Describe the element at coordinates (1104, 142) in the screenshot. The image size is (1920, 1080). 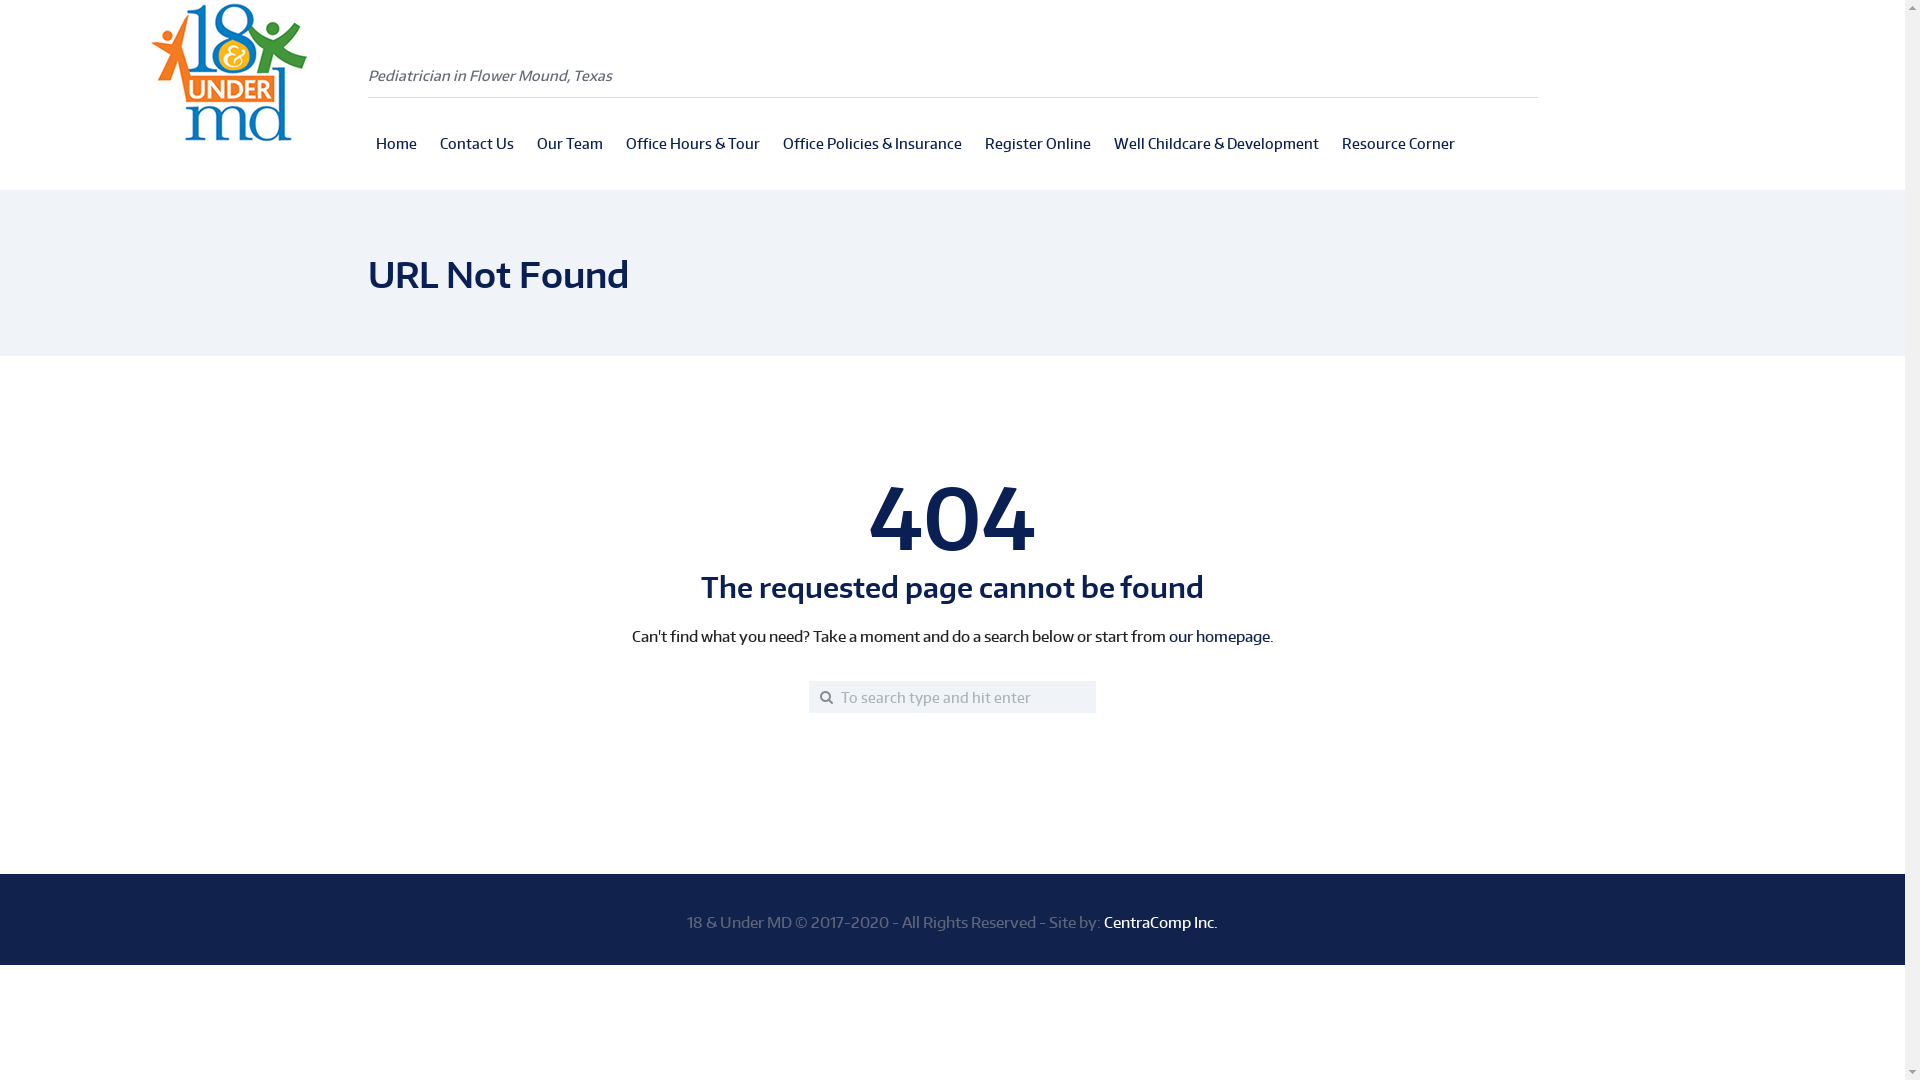
I see `'Well Childcare & Development'` at that location.